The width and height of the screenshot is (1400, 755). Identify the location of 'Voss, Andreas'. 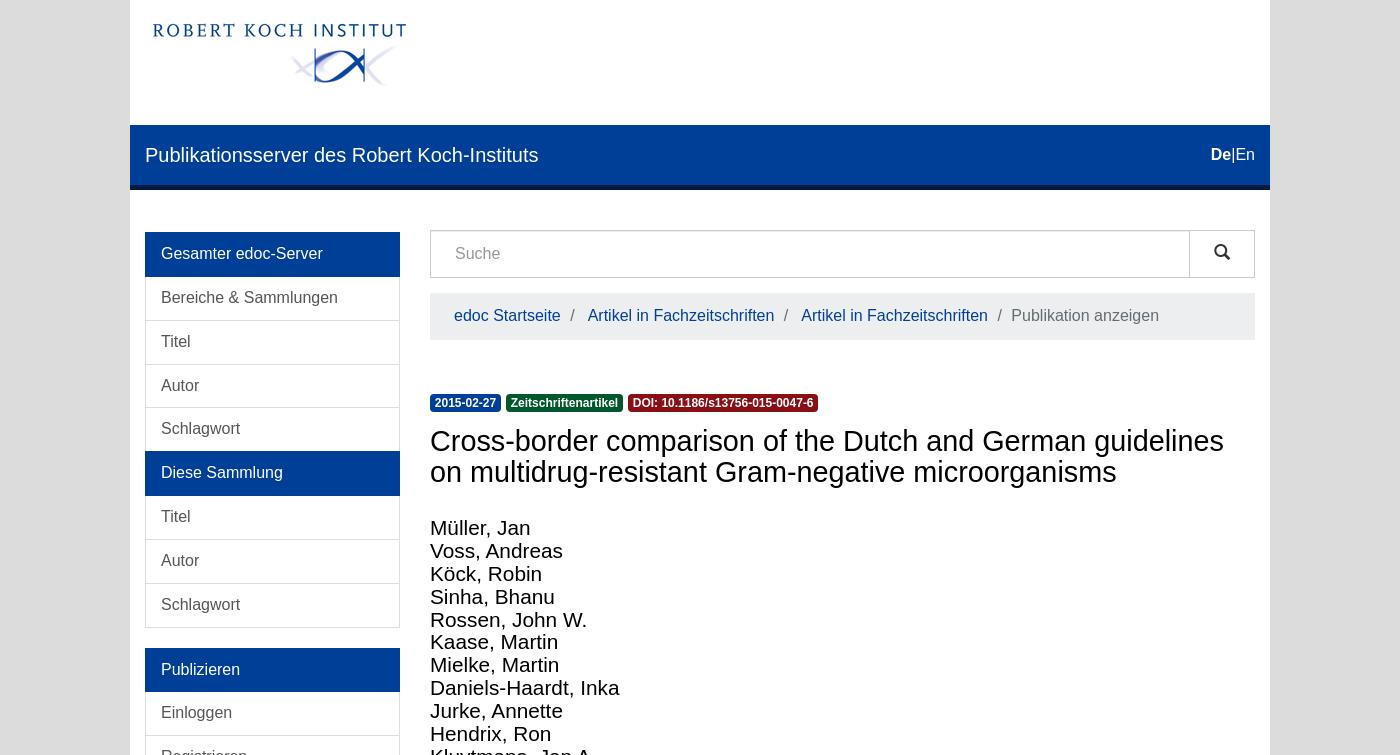
(495, 548).